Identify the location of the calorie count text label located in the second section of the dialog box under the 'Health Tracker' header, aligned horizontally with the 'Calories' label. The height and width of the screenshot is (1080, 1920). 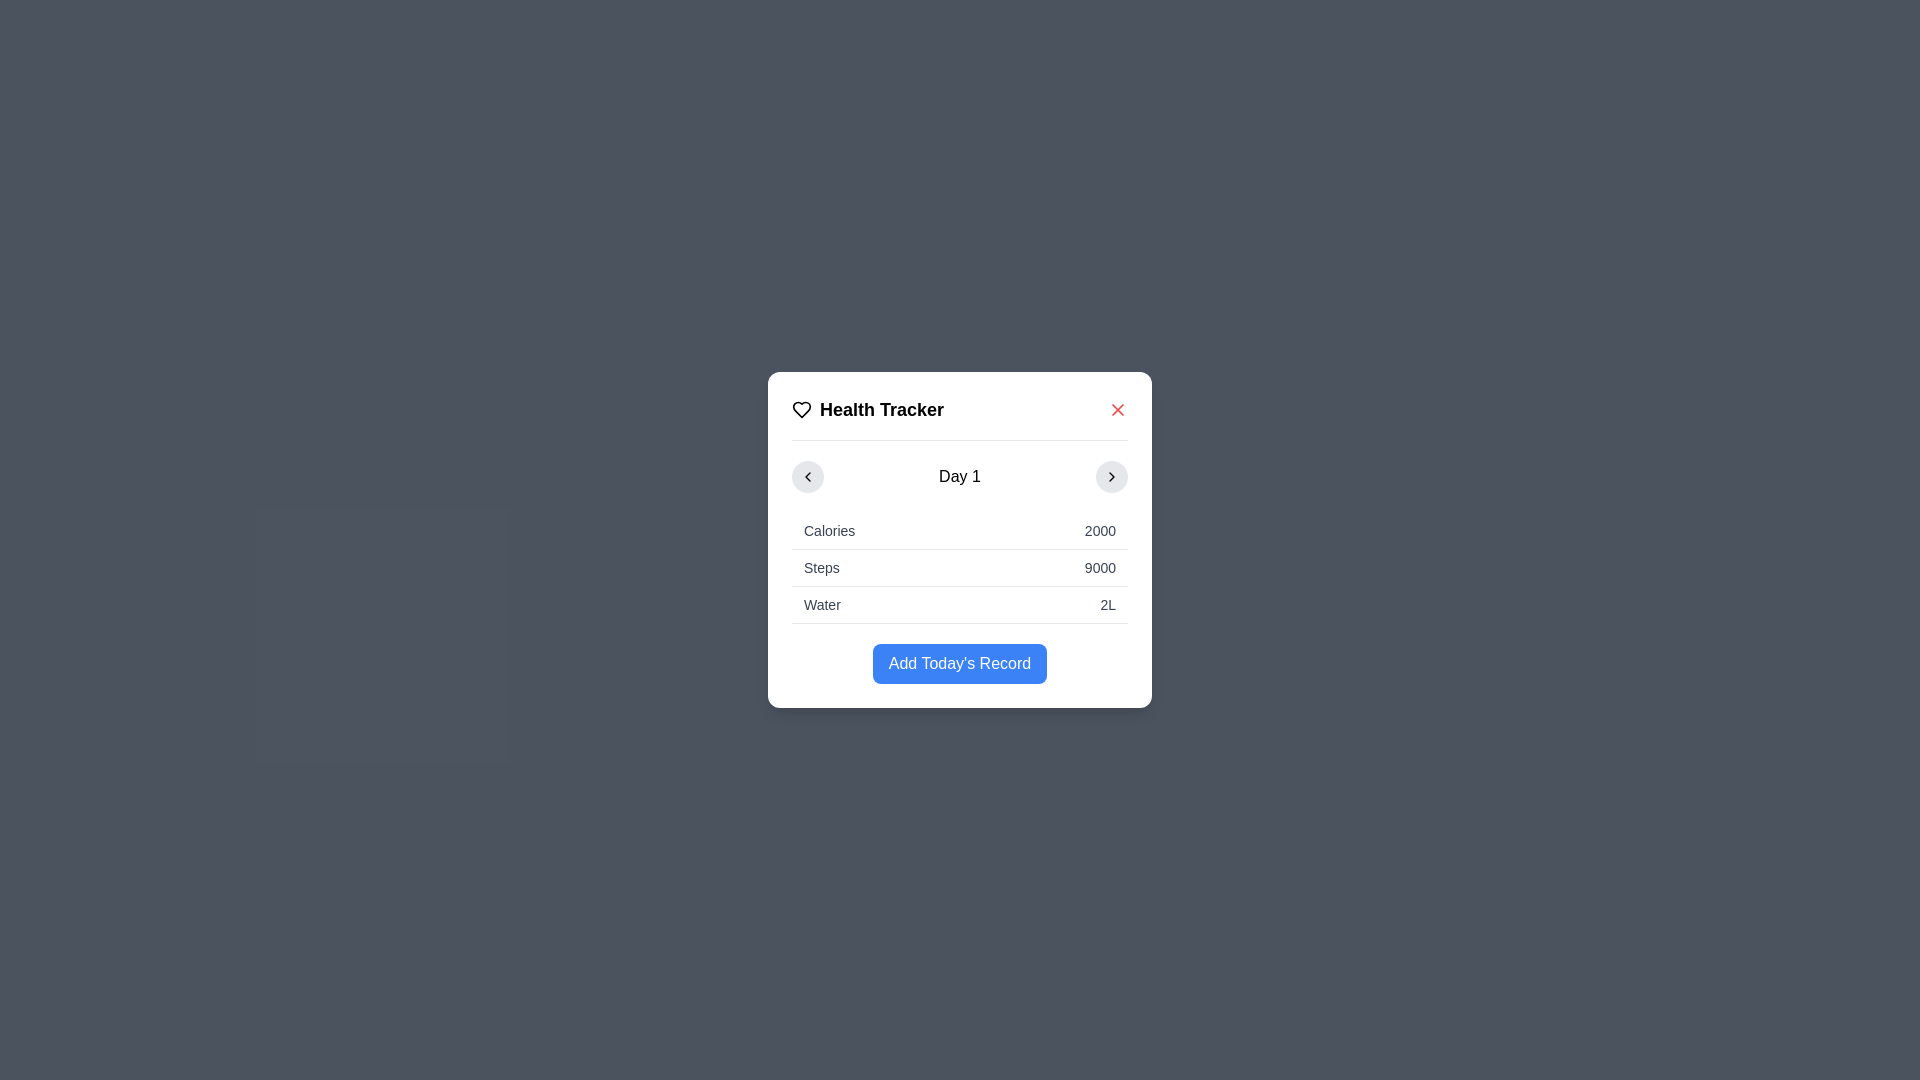
(1099, 530).